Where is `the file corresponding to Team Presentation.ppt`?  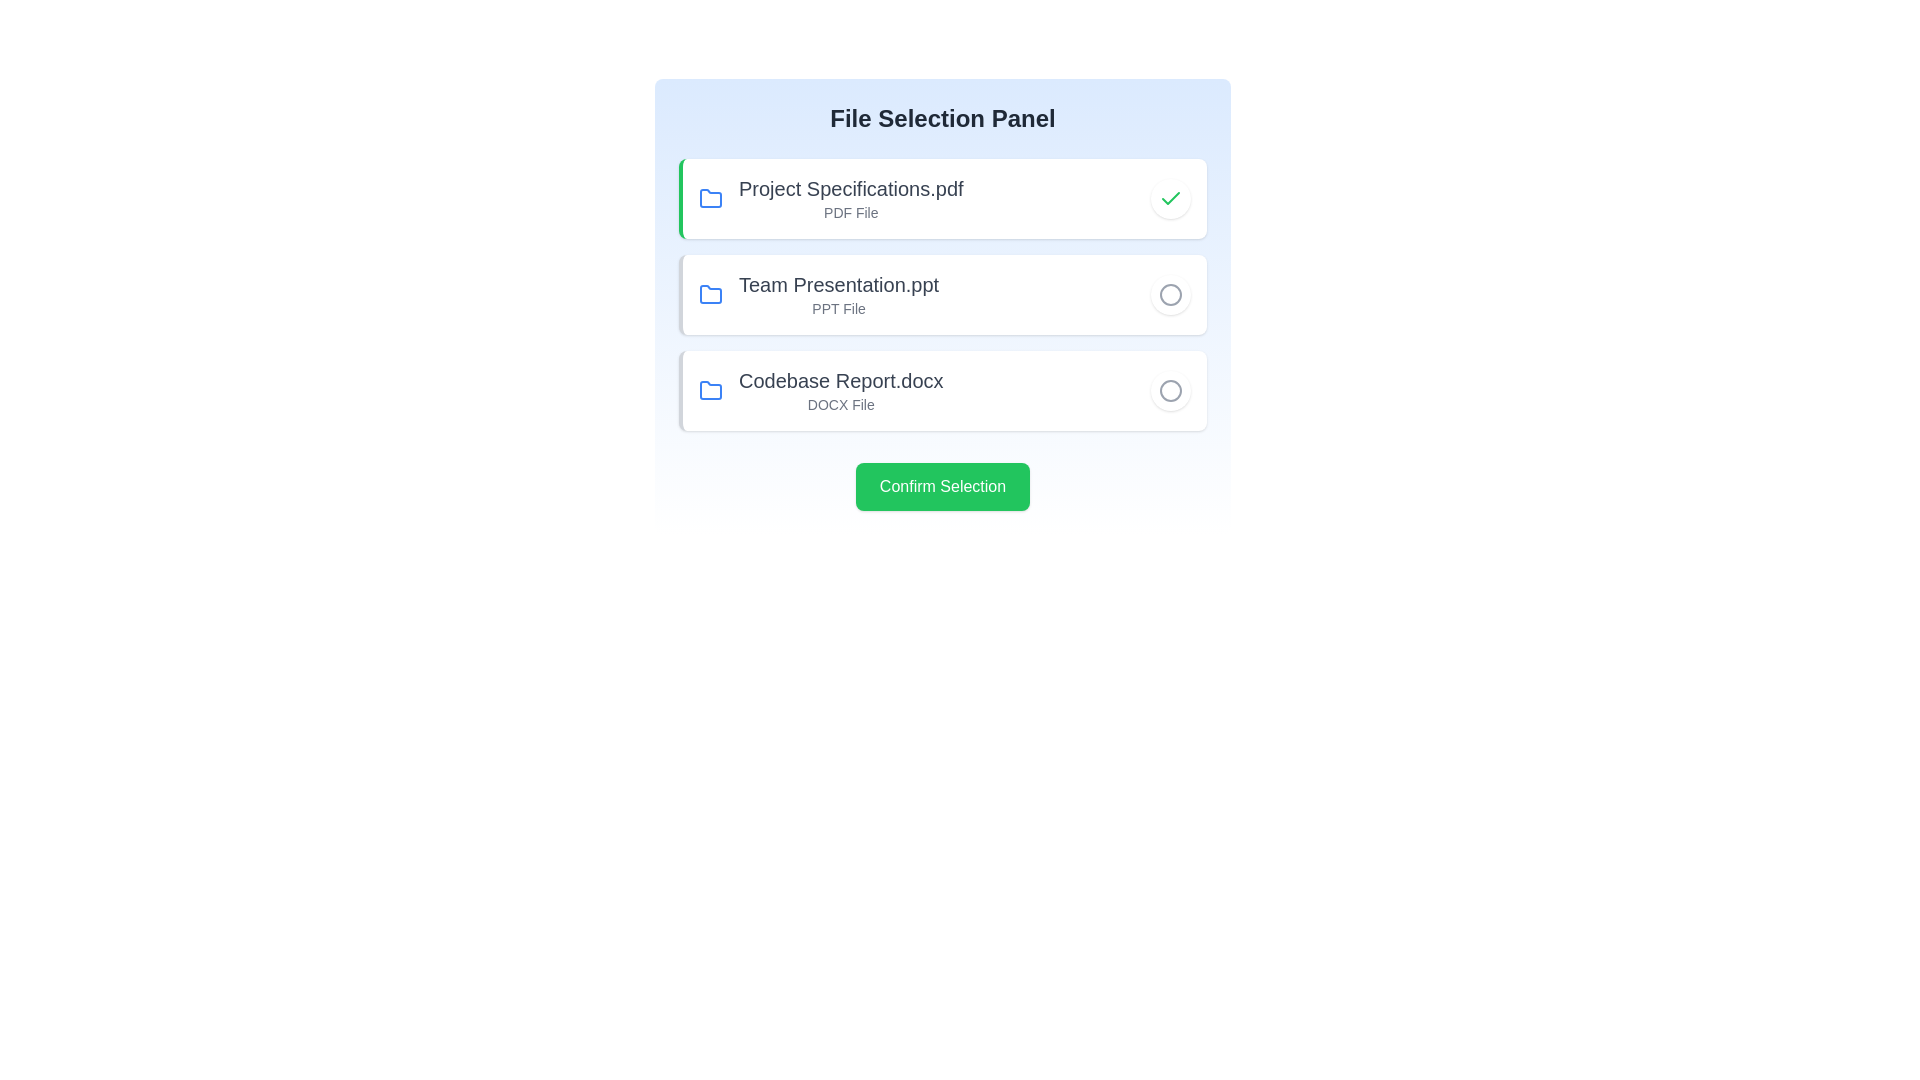
the file corresponding to Team Presentation.ppt is located at coordinates (1171, 294).